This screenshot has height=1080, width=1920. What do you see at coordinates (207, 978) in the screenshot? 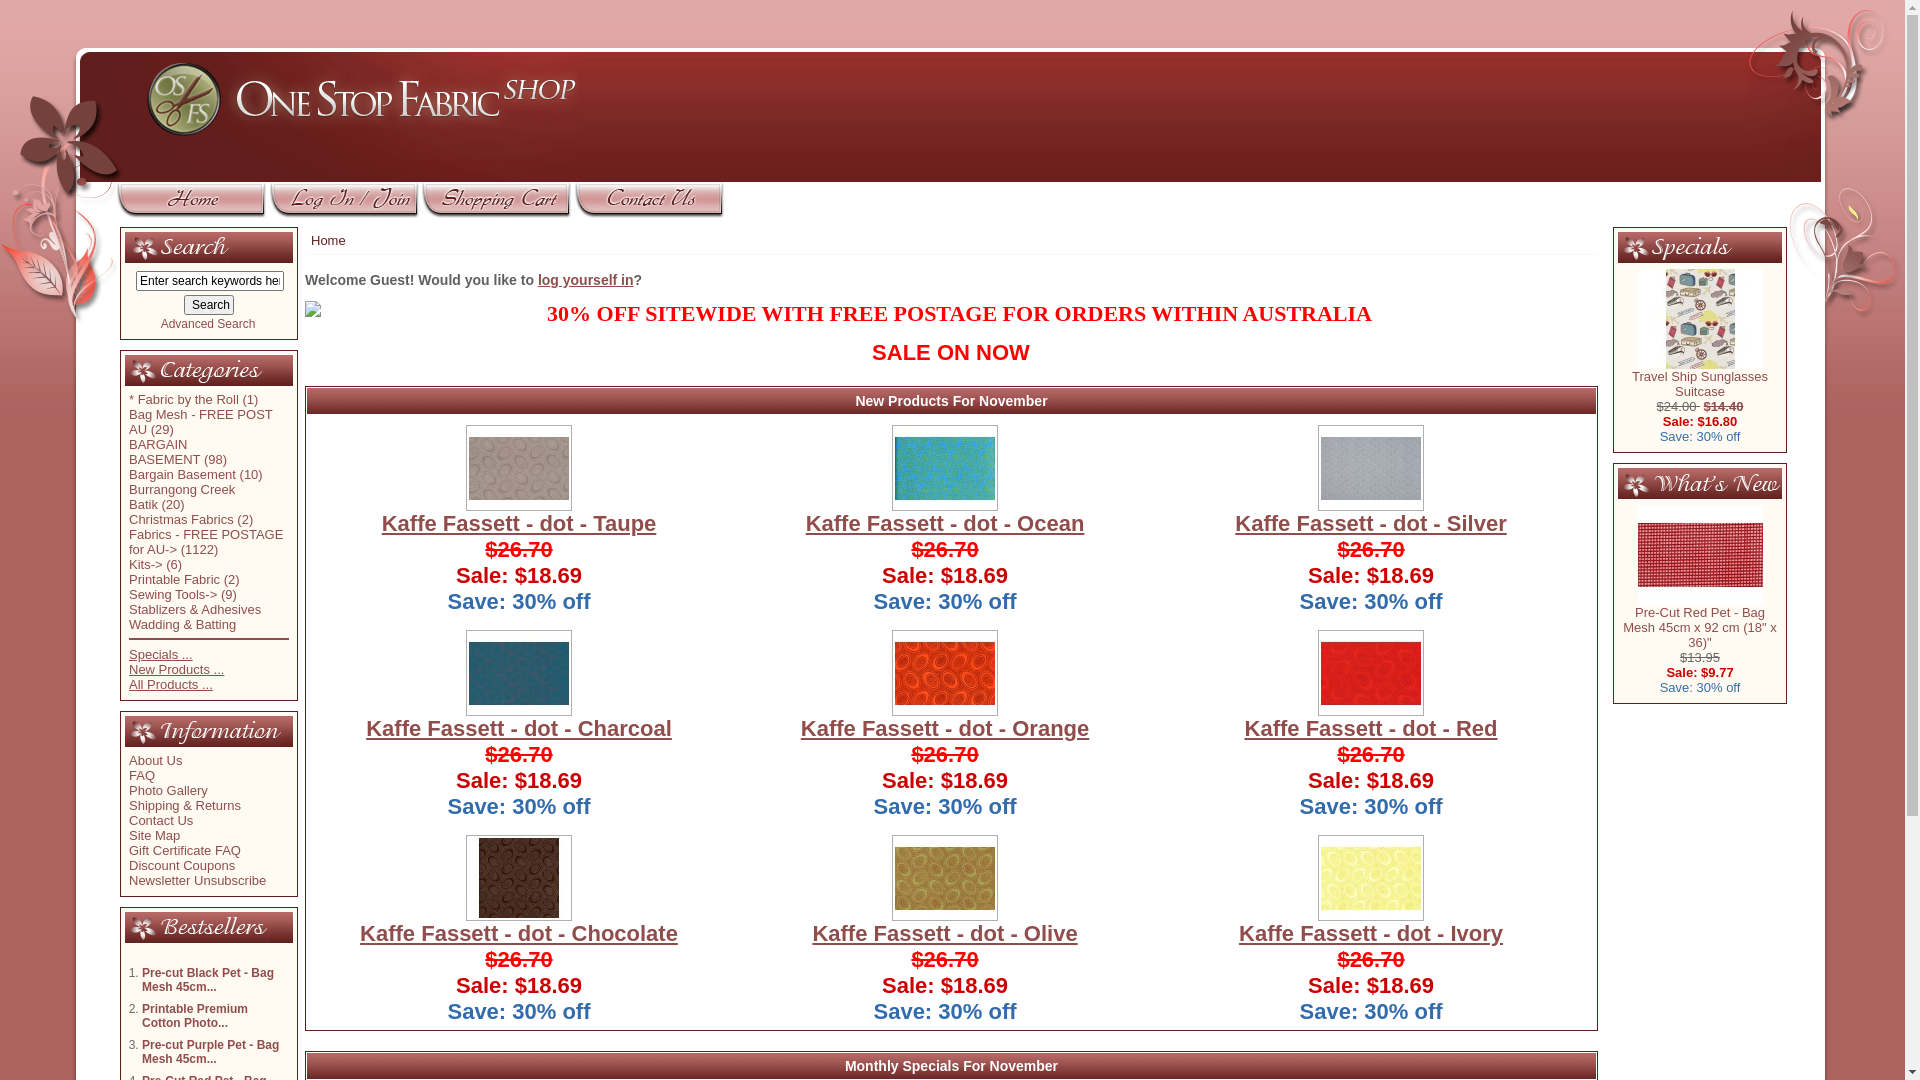
I see `'Pre-cut Black Pet - Bag Mesh 45cm...'` at bounding box center [207, 978].